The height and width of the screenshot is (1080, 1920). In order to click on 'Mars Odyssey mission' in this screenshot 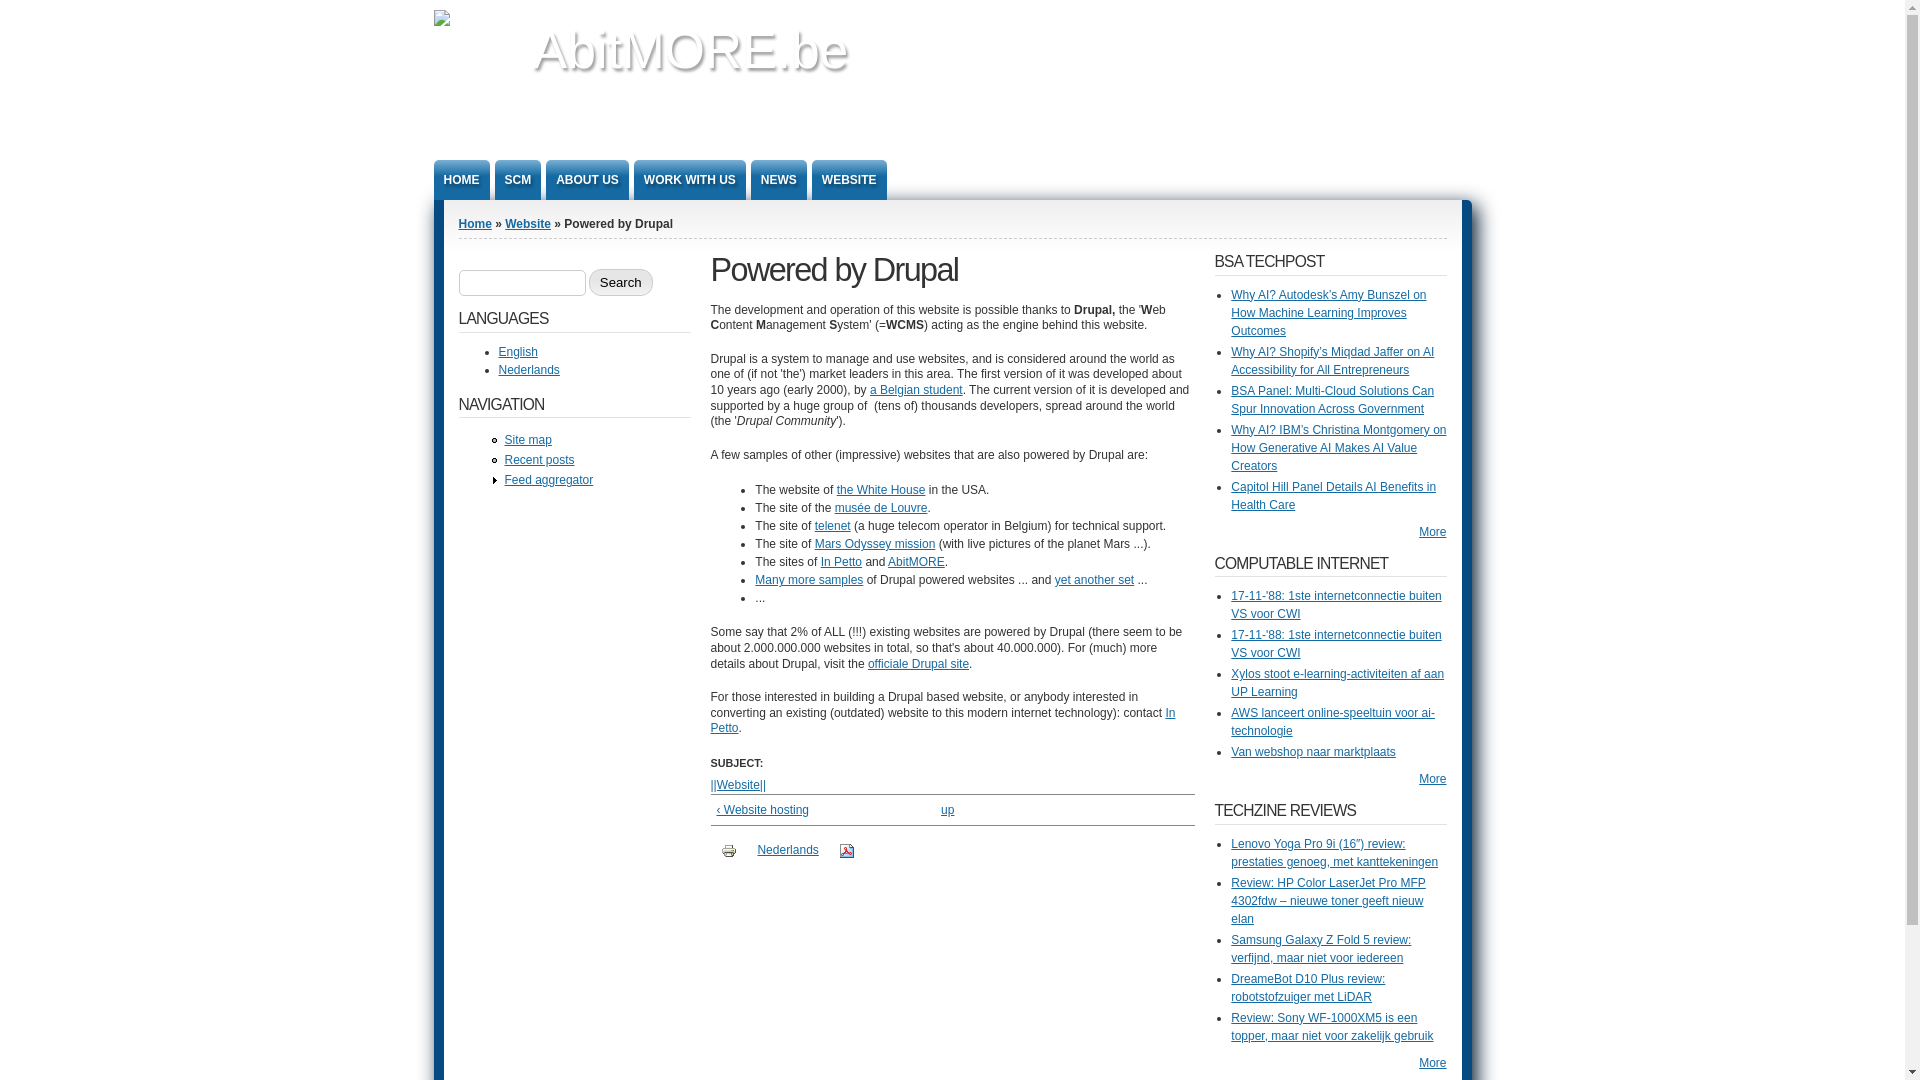, I will do `click(875, 543)`.